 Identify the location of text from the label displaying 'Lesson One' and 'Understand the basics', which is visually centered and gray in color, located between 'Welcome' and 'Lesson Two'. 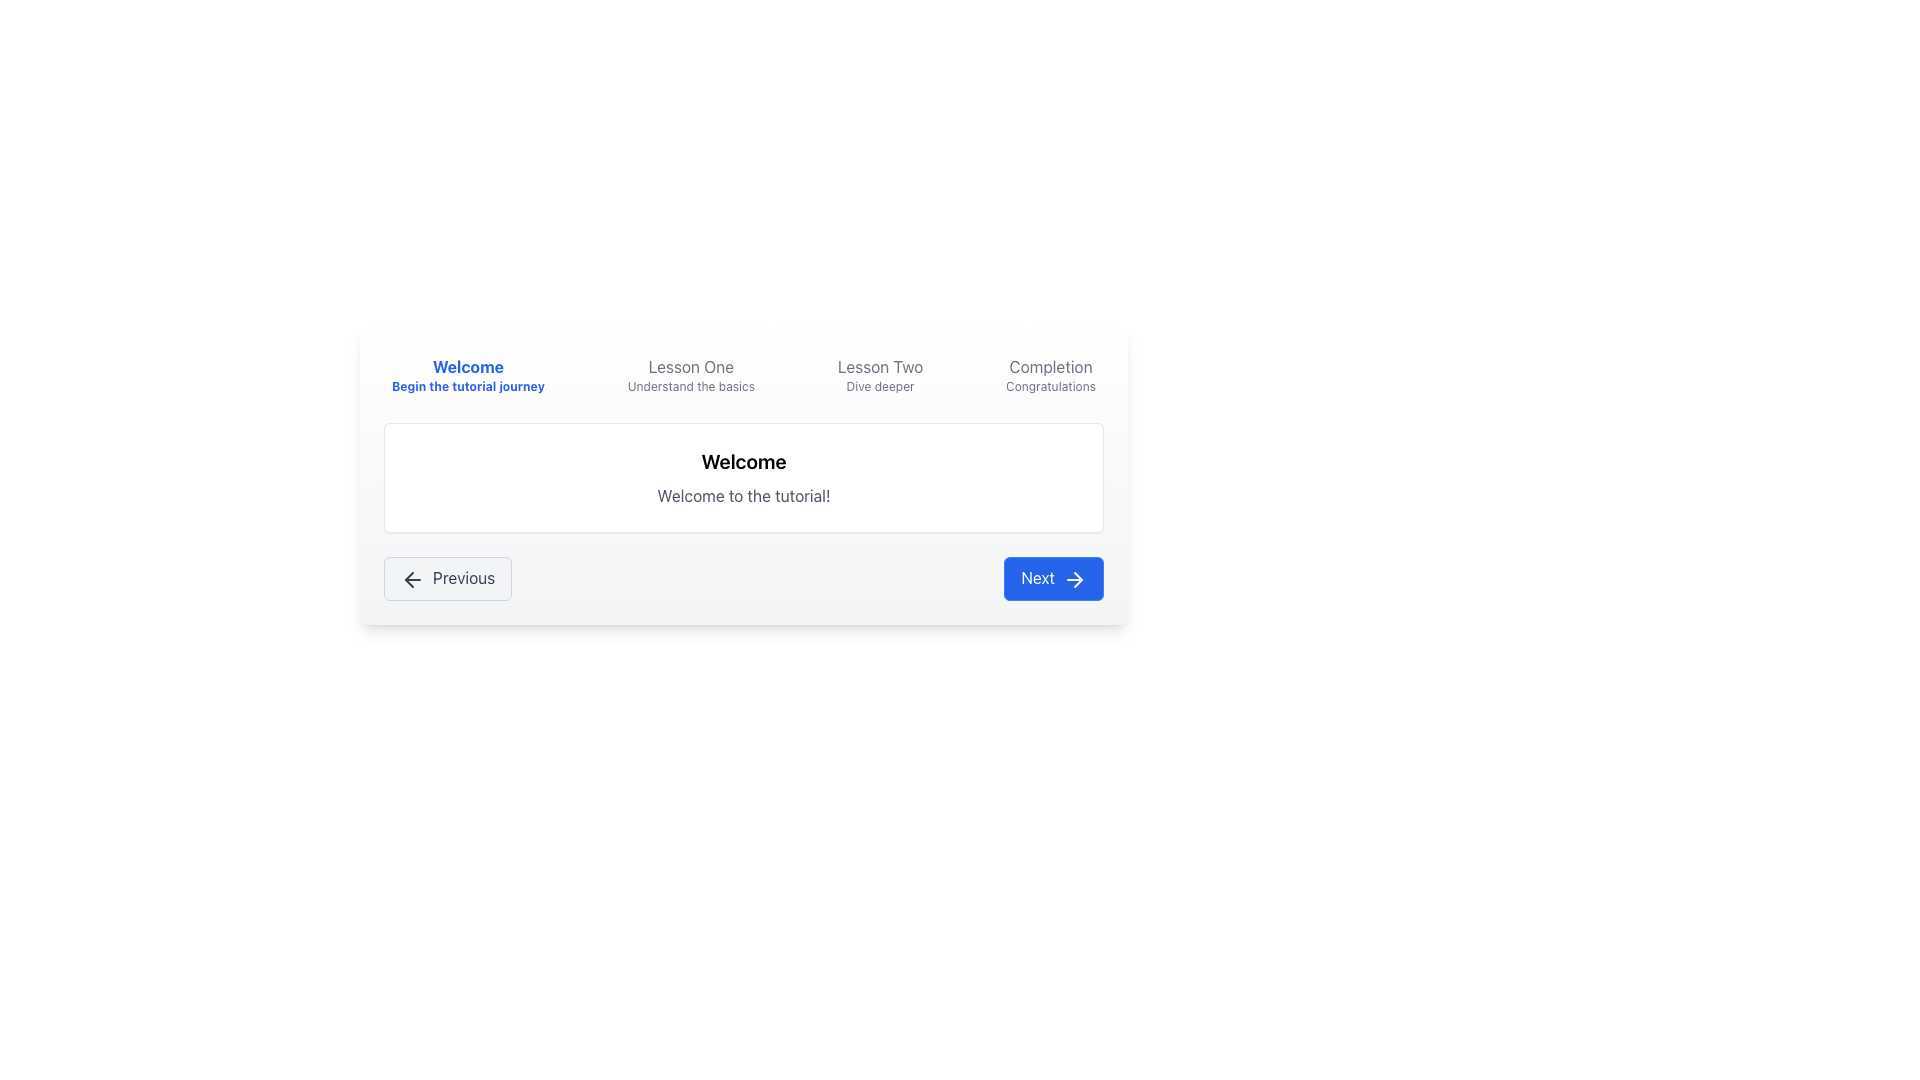
(691, 374).